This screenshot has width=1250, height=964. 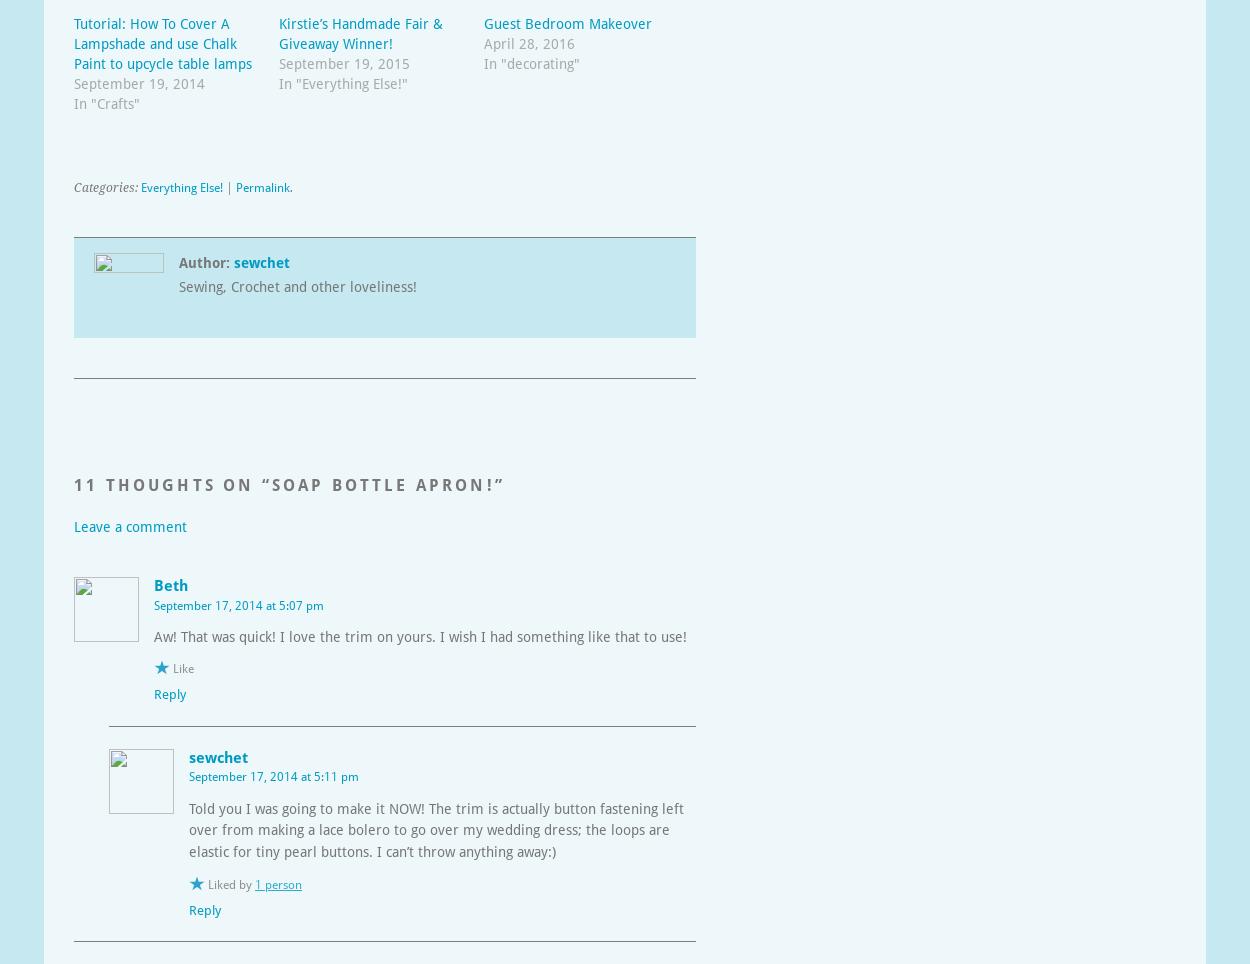 What do you see at coordinates (172, 483) in the screenshot?
I see `'11 thoughts on “'` at bounding box center [172, 483].